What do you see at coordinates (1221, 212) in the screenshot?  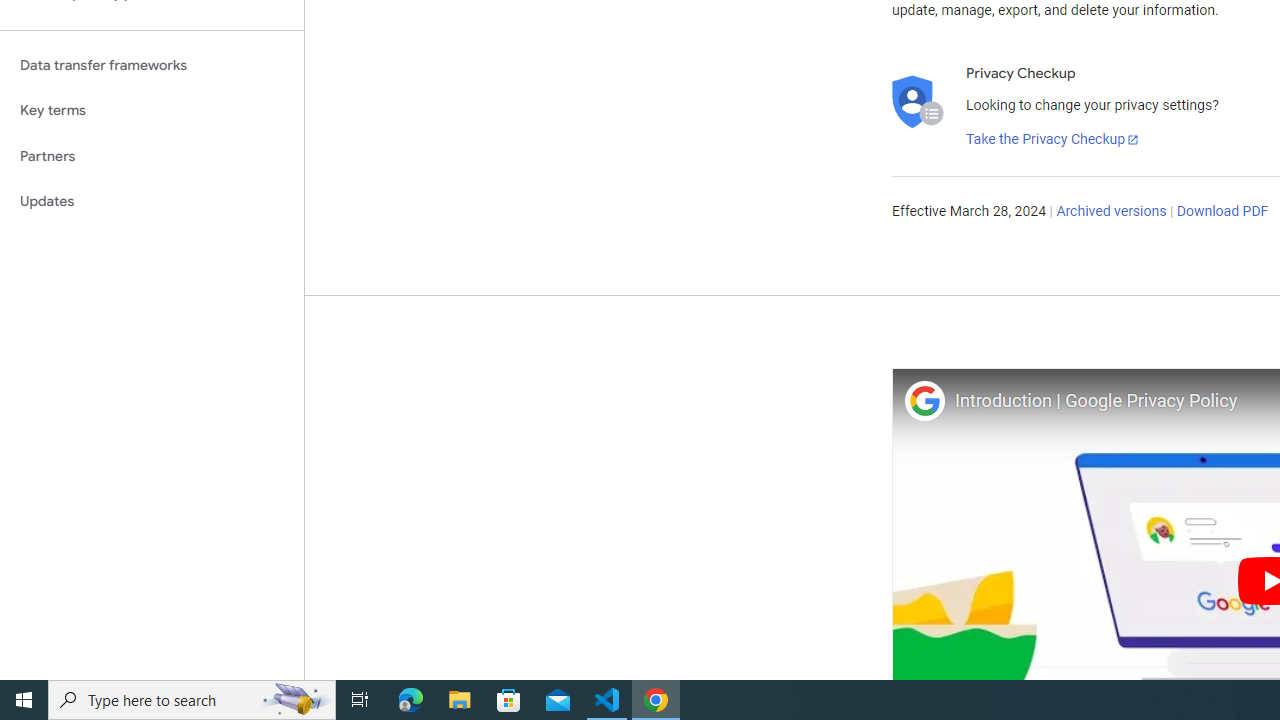 I see `'Download PDF'` at bounding box center [1221, 212].